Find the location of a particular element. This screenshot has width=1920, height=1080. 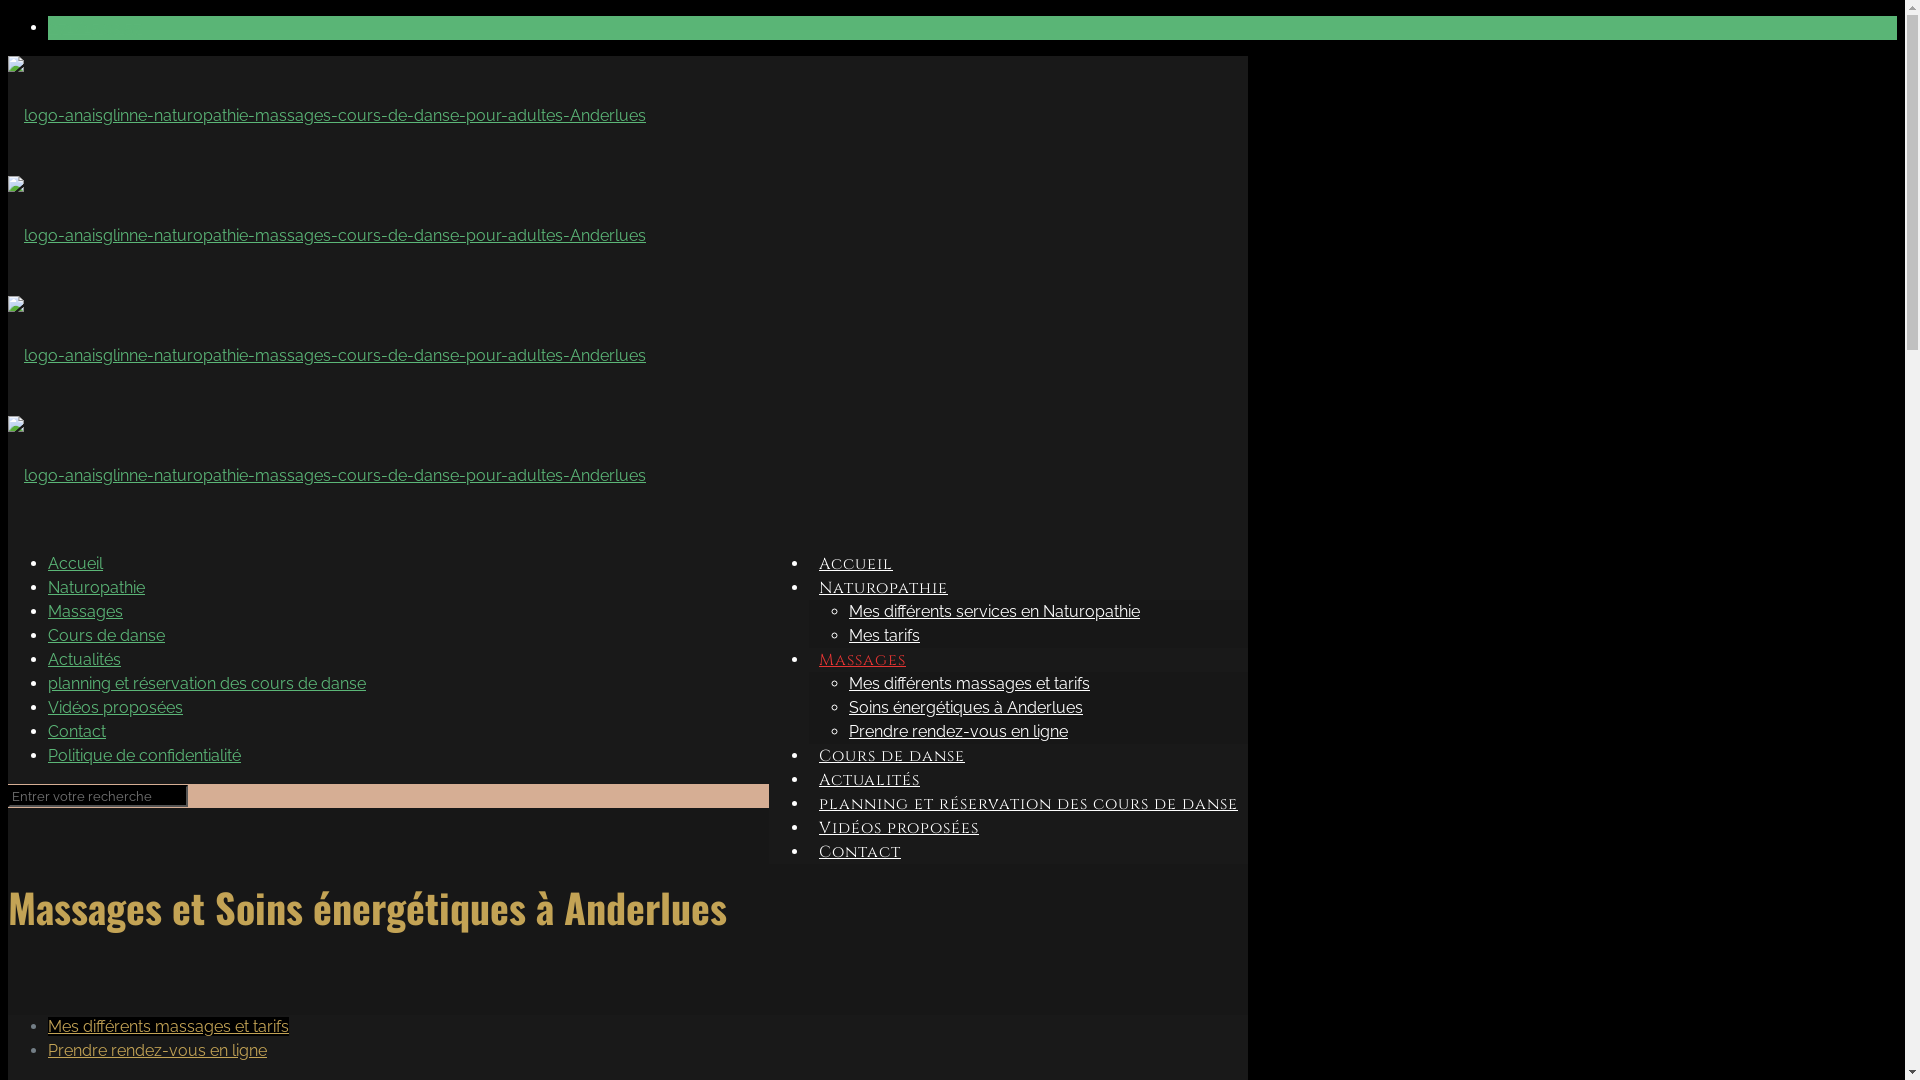

'Massages' is located at coordinates (862, 659).